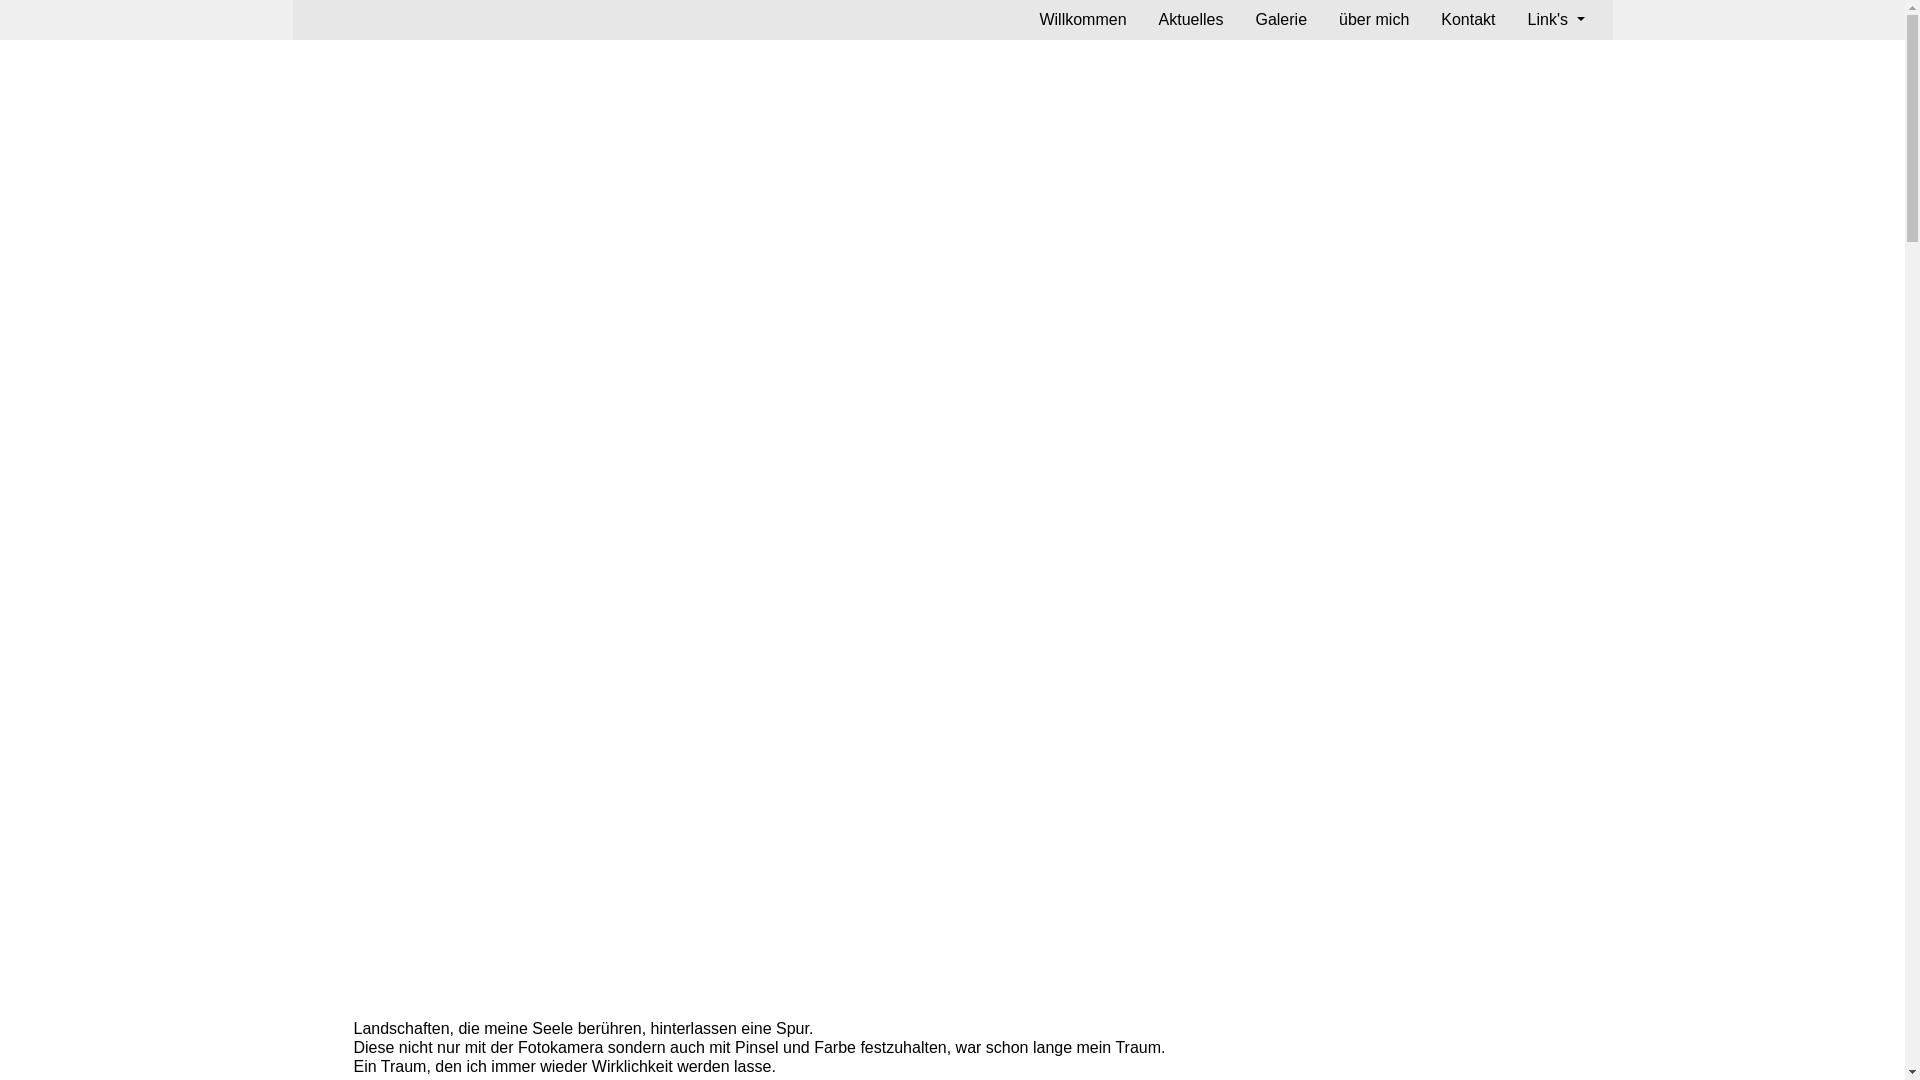 Image resolution: width=1920 pixels, height=1080 pixels. I want to click on 'Galerie', so click(1281, 19).